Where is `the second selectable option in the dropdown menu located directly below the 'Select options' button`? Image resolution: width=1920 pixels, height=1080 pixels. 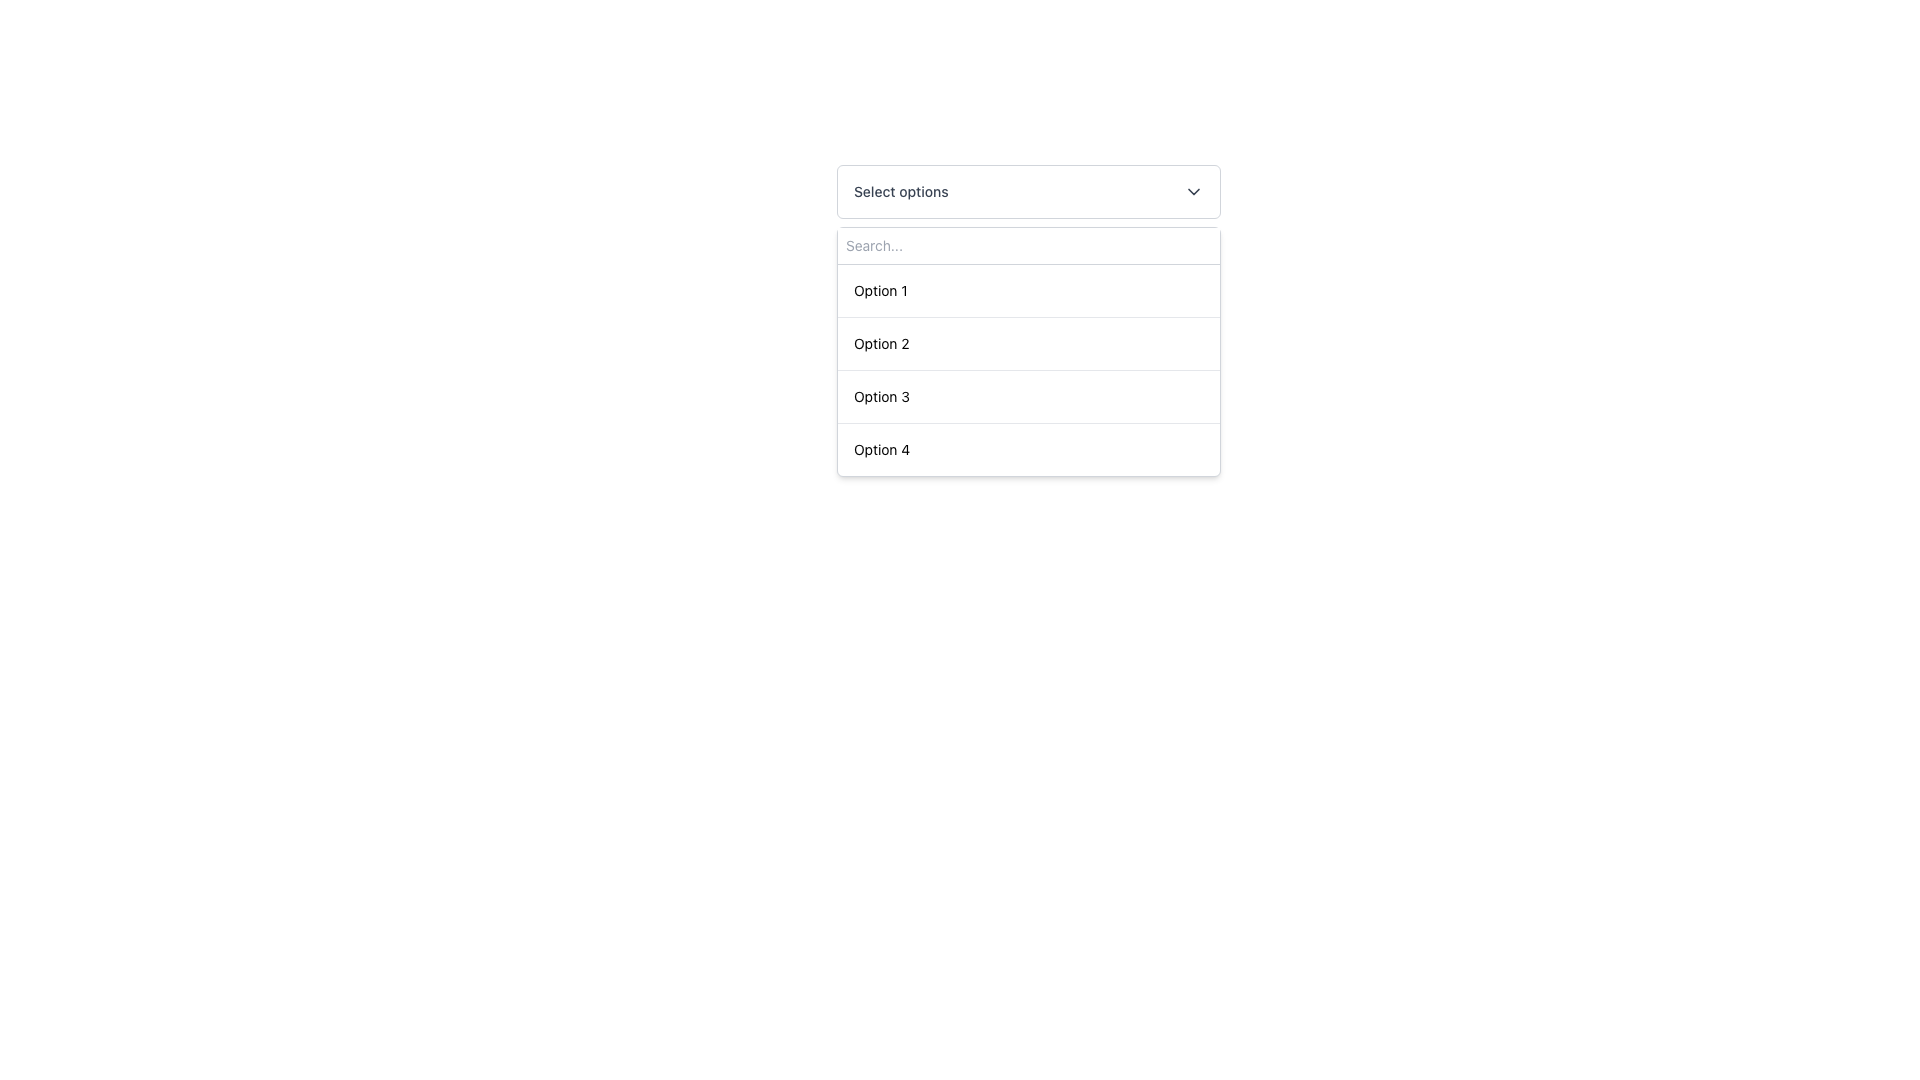 the second selectable option in the dropdown menu located directly below the 'Select options' button is located at coordinates (1028, 350).